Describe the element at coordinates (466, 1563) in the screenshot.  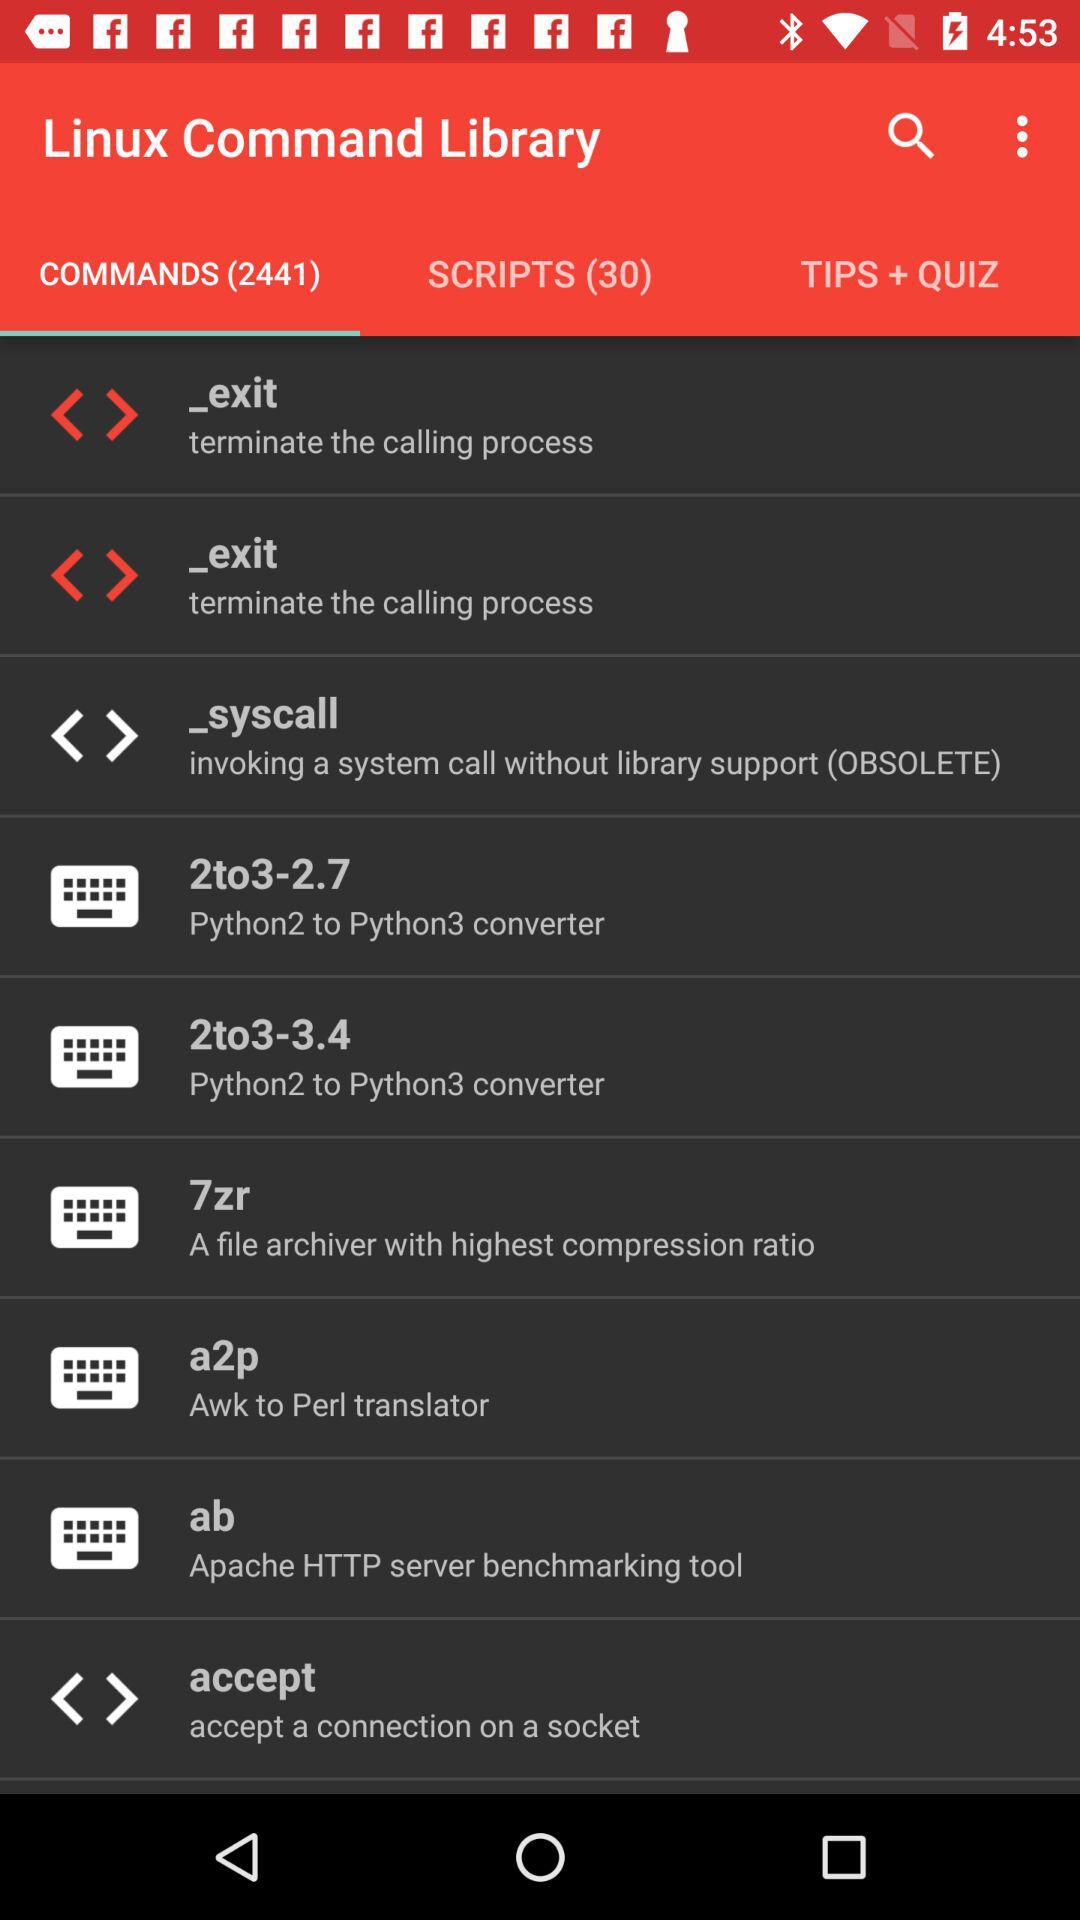
I see `item below ab` at that location.